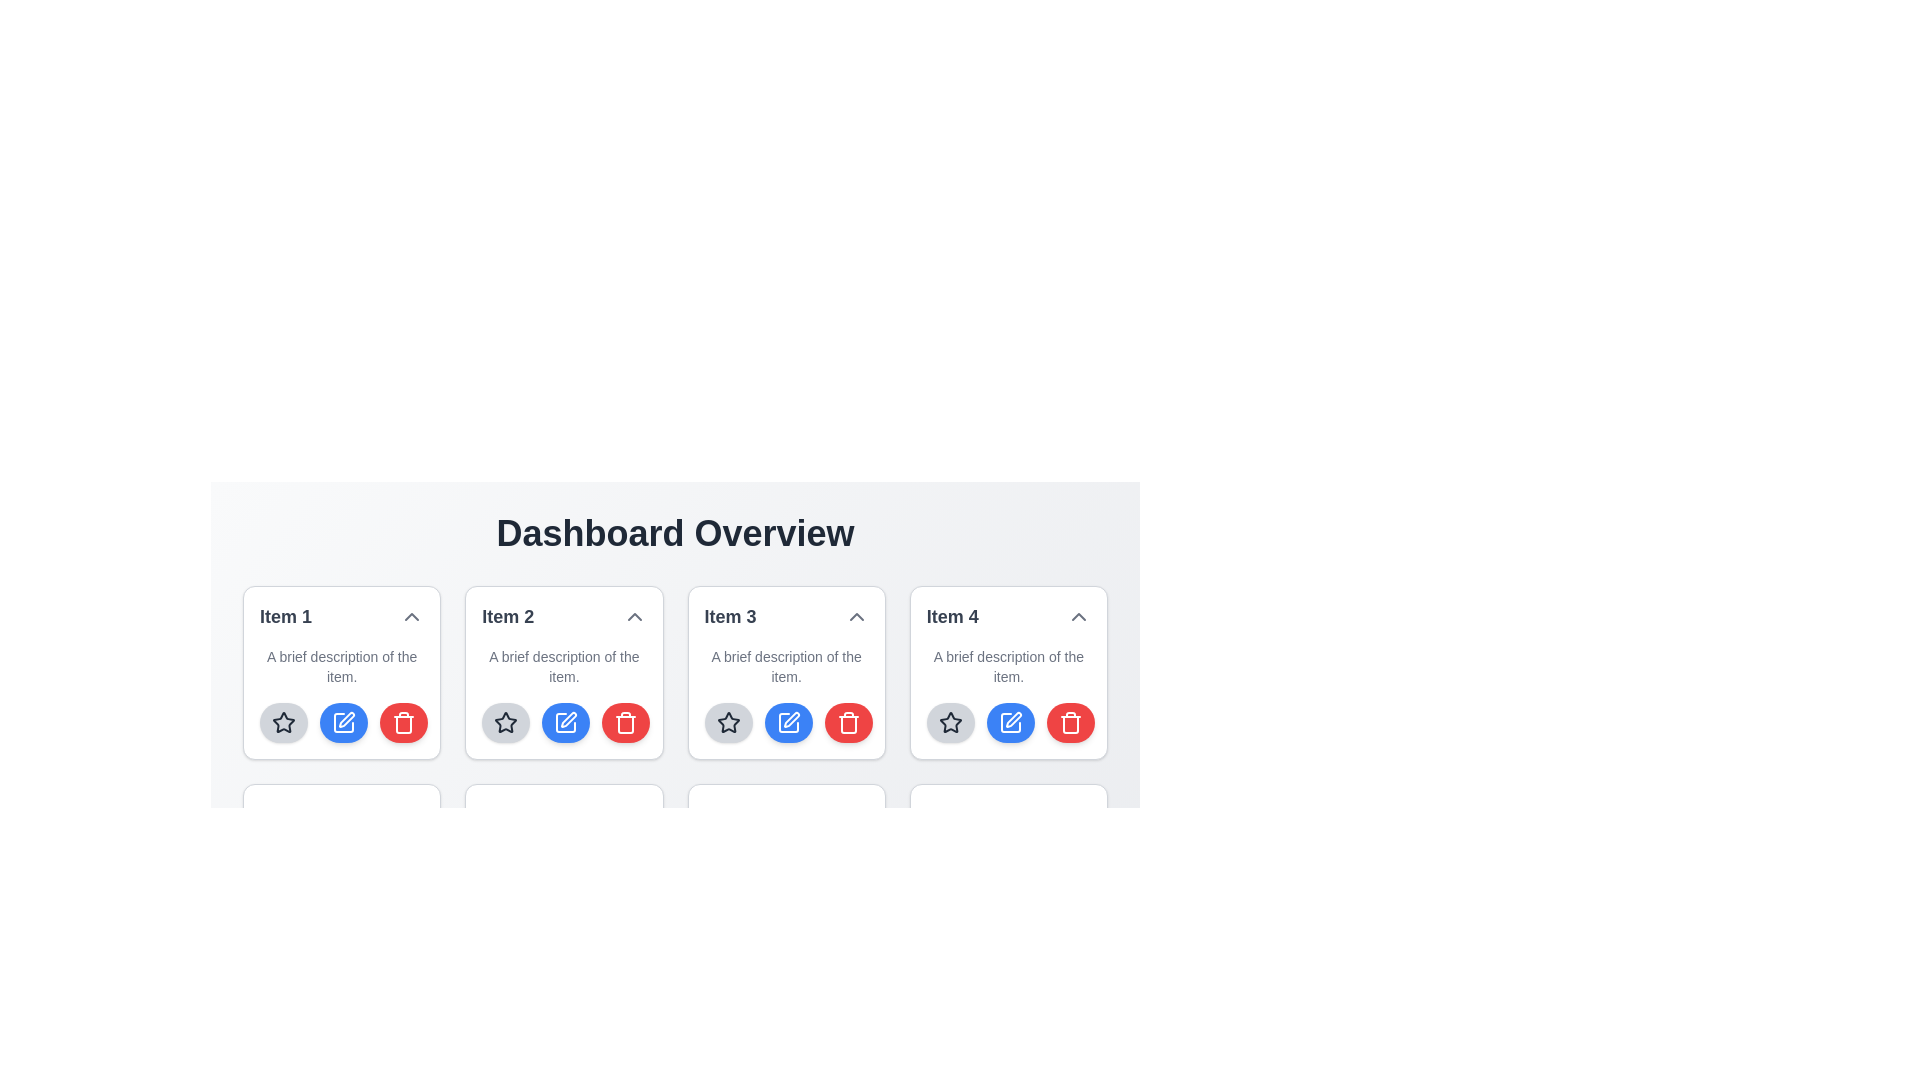  I want to click on the circular red button with a white trash icon located in the card labeled 'Item 2', which is the third button from the left, so click(625, 722).